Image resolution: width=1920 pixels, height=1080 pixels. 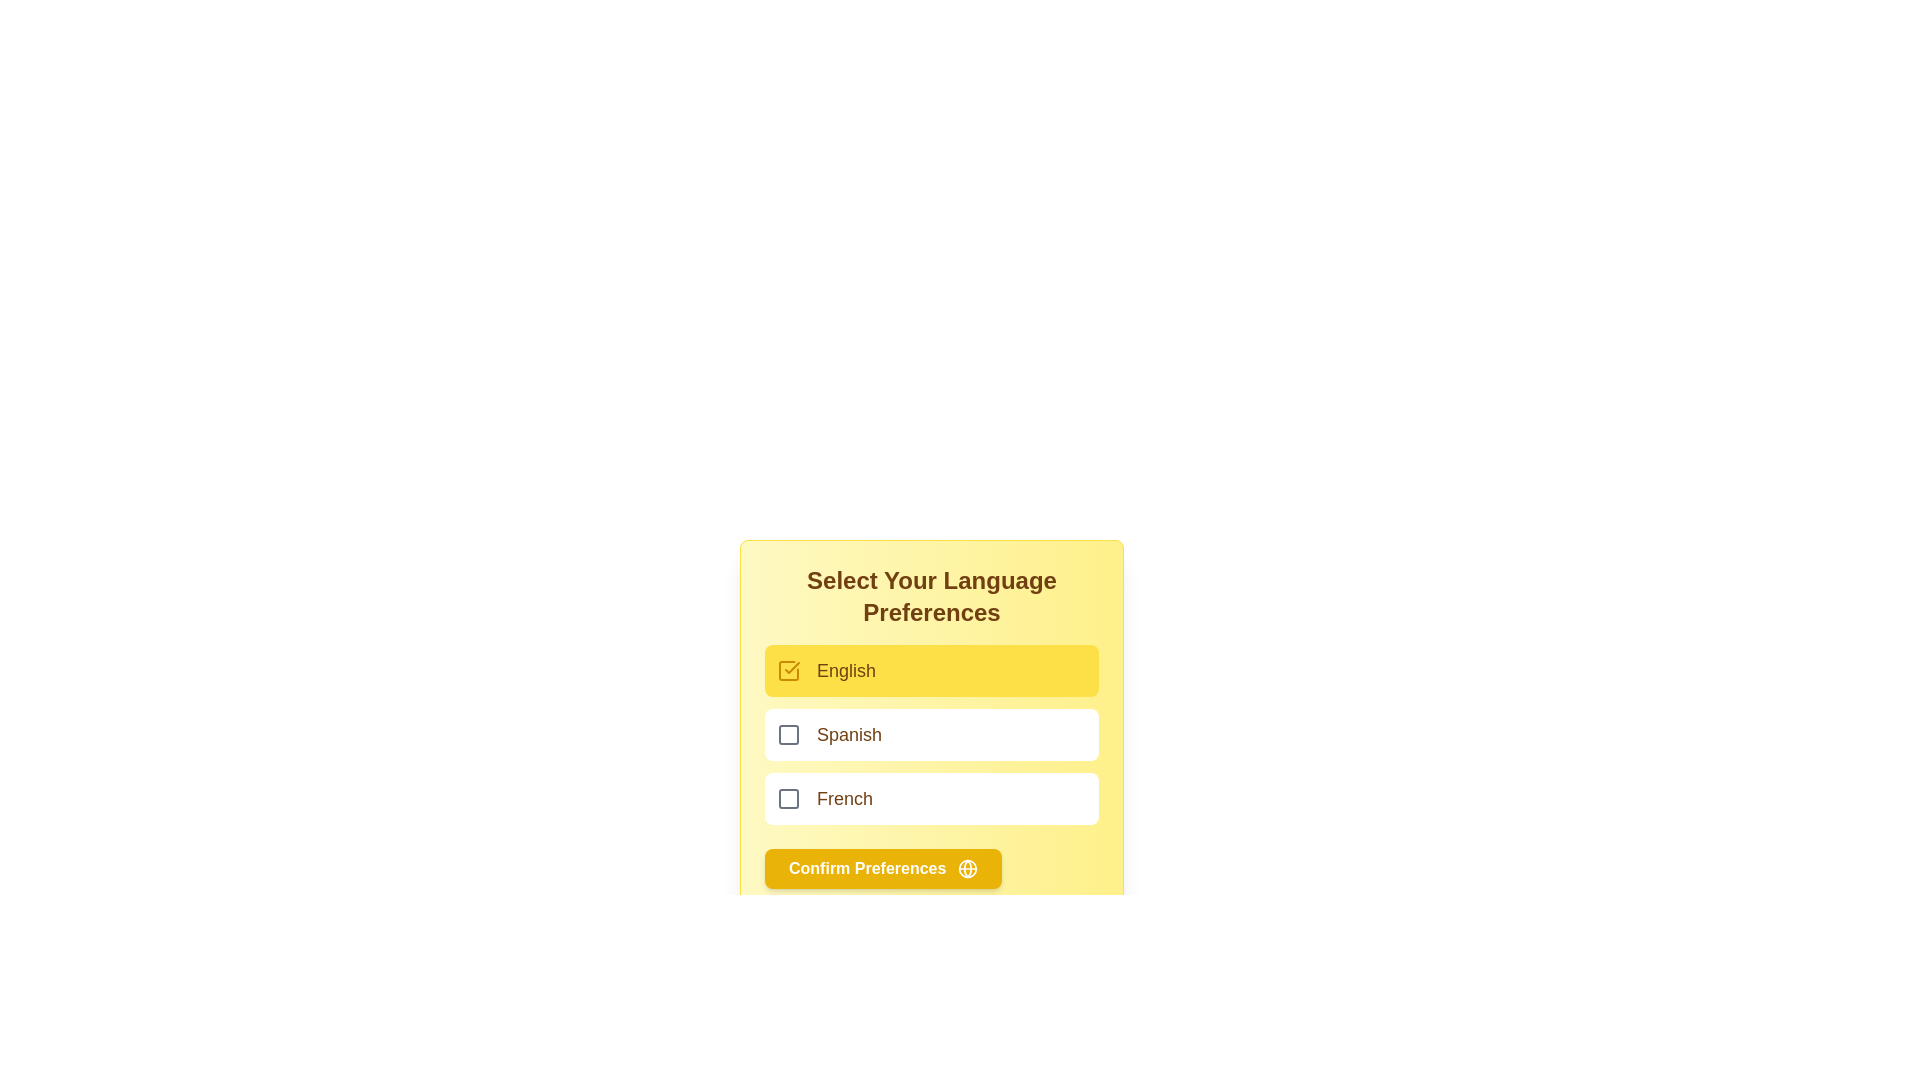 What do you see at coordinates (849, 735) in the screenshot?
I see `the text label displaying 'Spanish', which is a large brownish-yellow text aligned with a checkbox in the language selection list` at bounding box center [849, 735].